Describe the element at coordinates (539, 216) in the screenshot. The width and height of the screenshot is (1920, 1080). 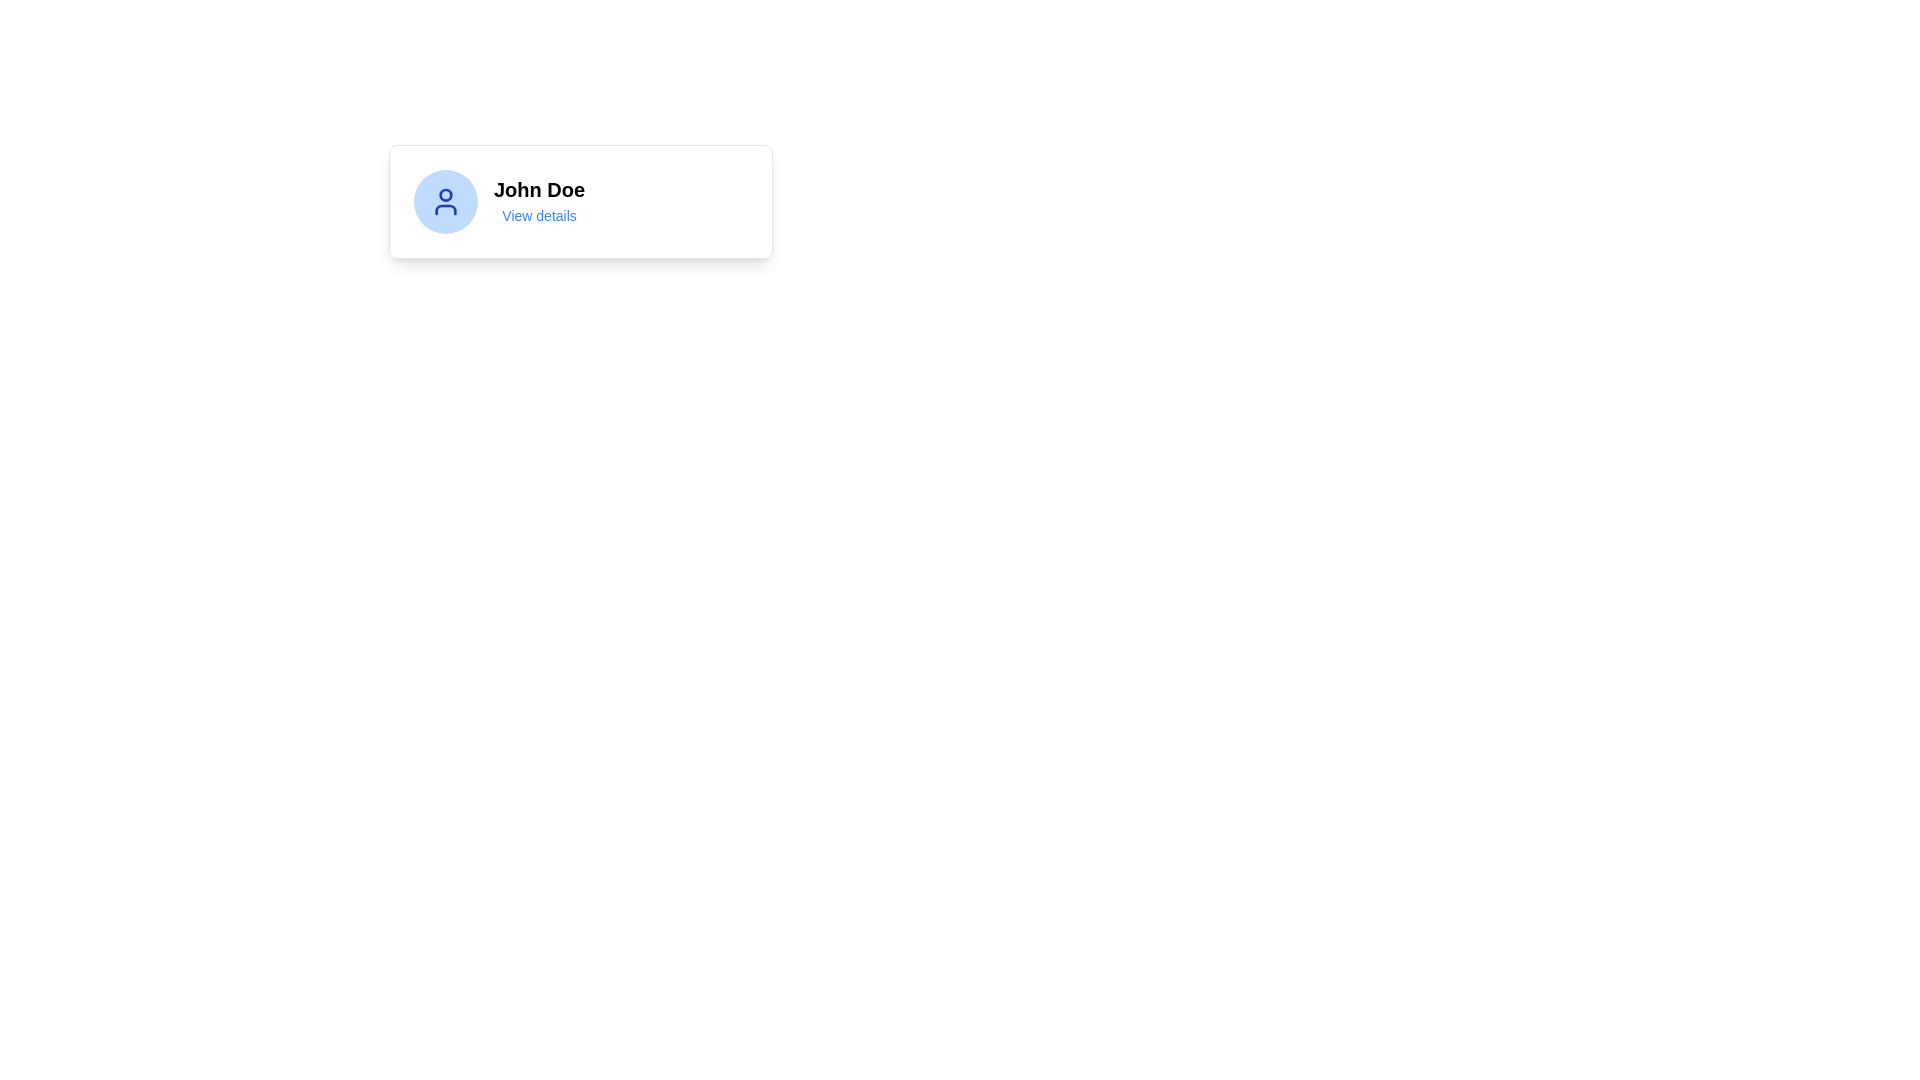
I see `the link that allows the user` at that location.